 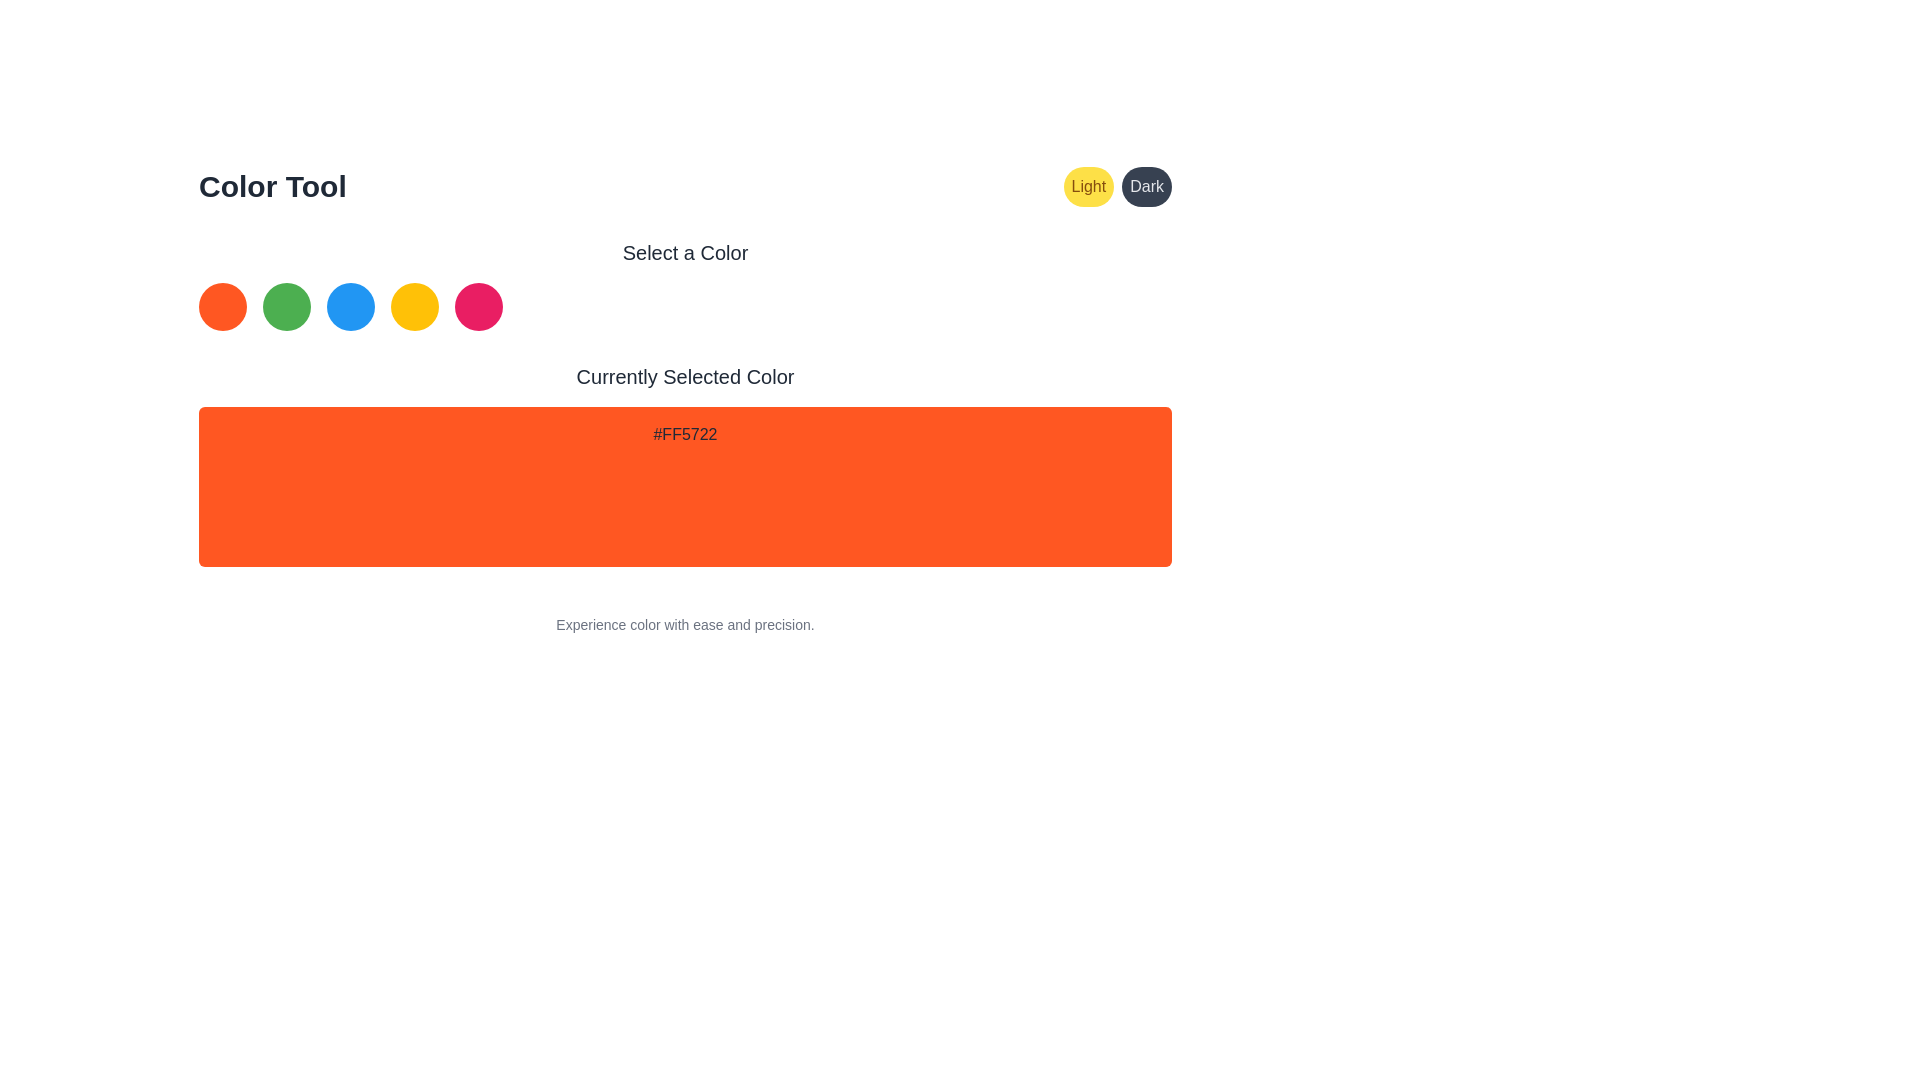 I want to click on text label located centrally above the color representation, which provides context for the displayed color, so click(x=685, y=377).